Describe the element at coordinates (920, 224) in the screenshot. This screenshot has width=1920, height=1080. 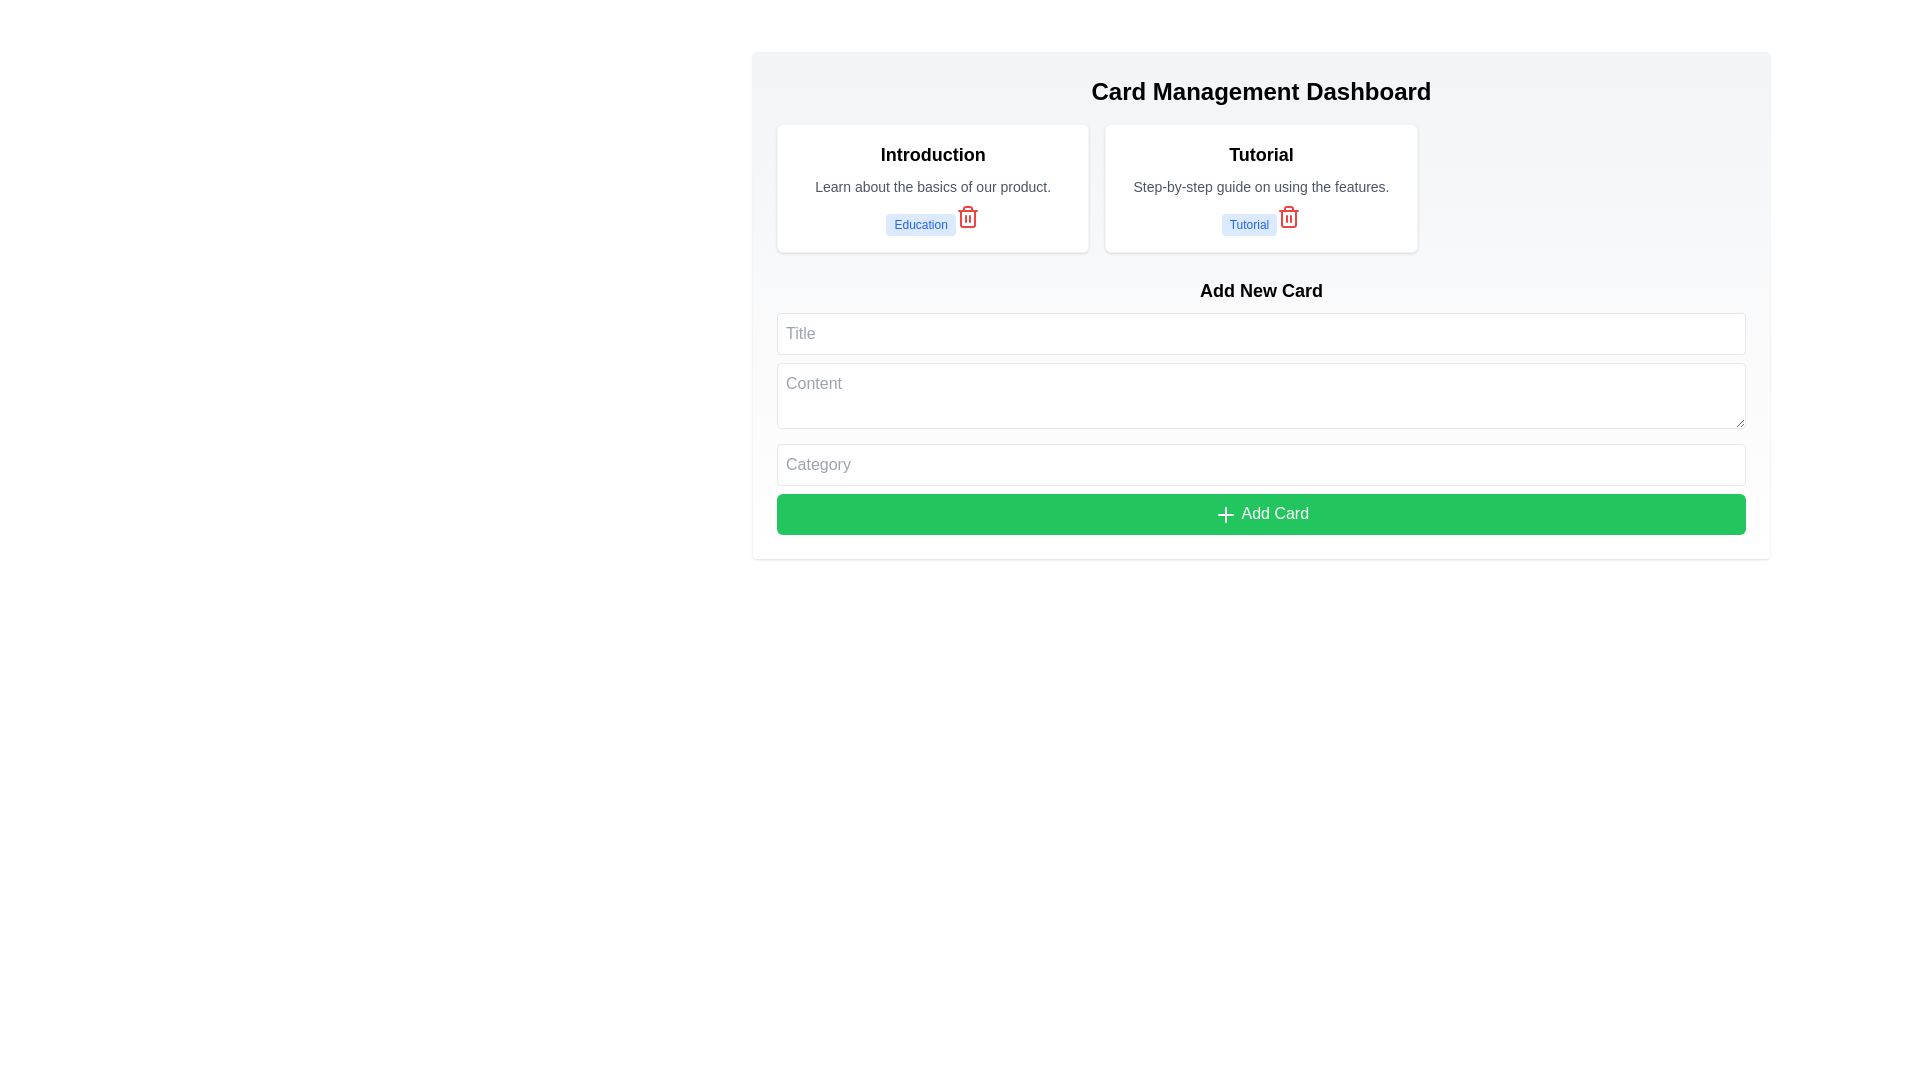
I see `the non-interactive label indicating 'Education' positioned below the 'Introduction' card title in the left-side card` at that location.